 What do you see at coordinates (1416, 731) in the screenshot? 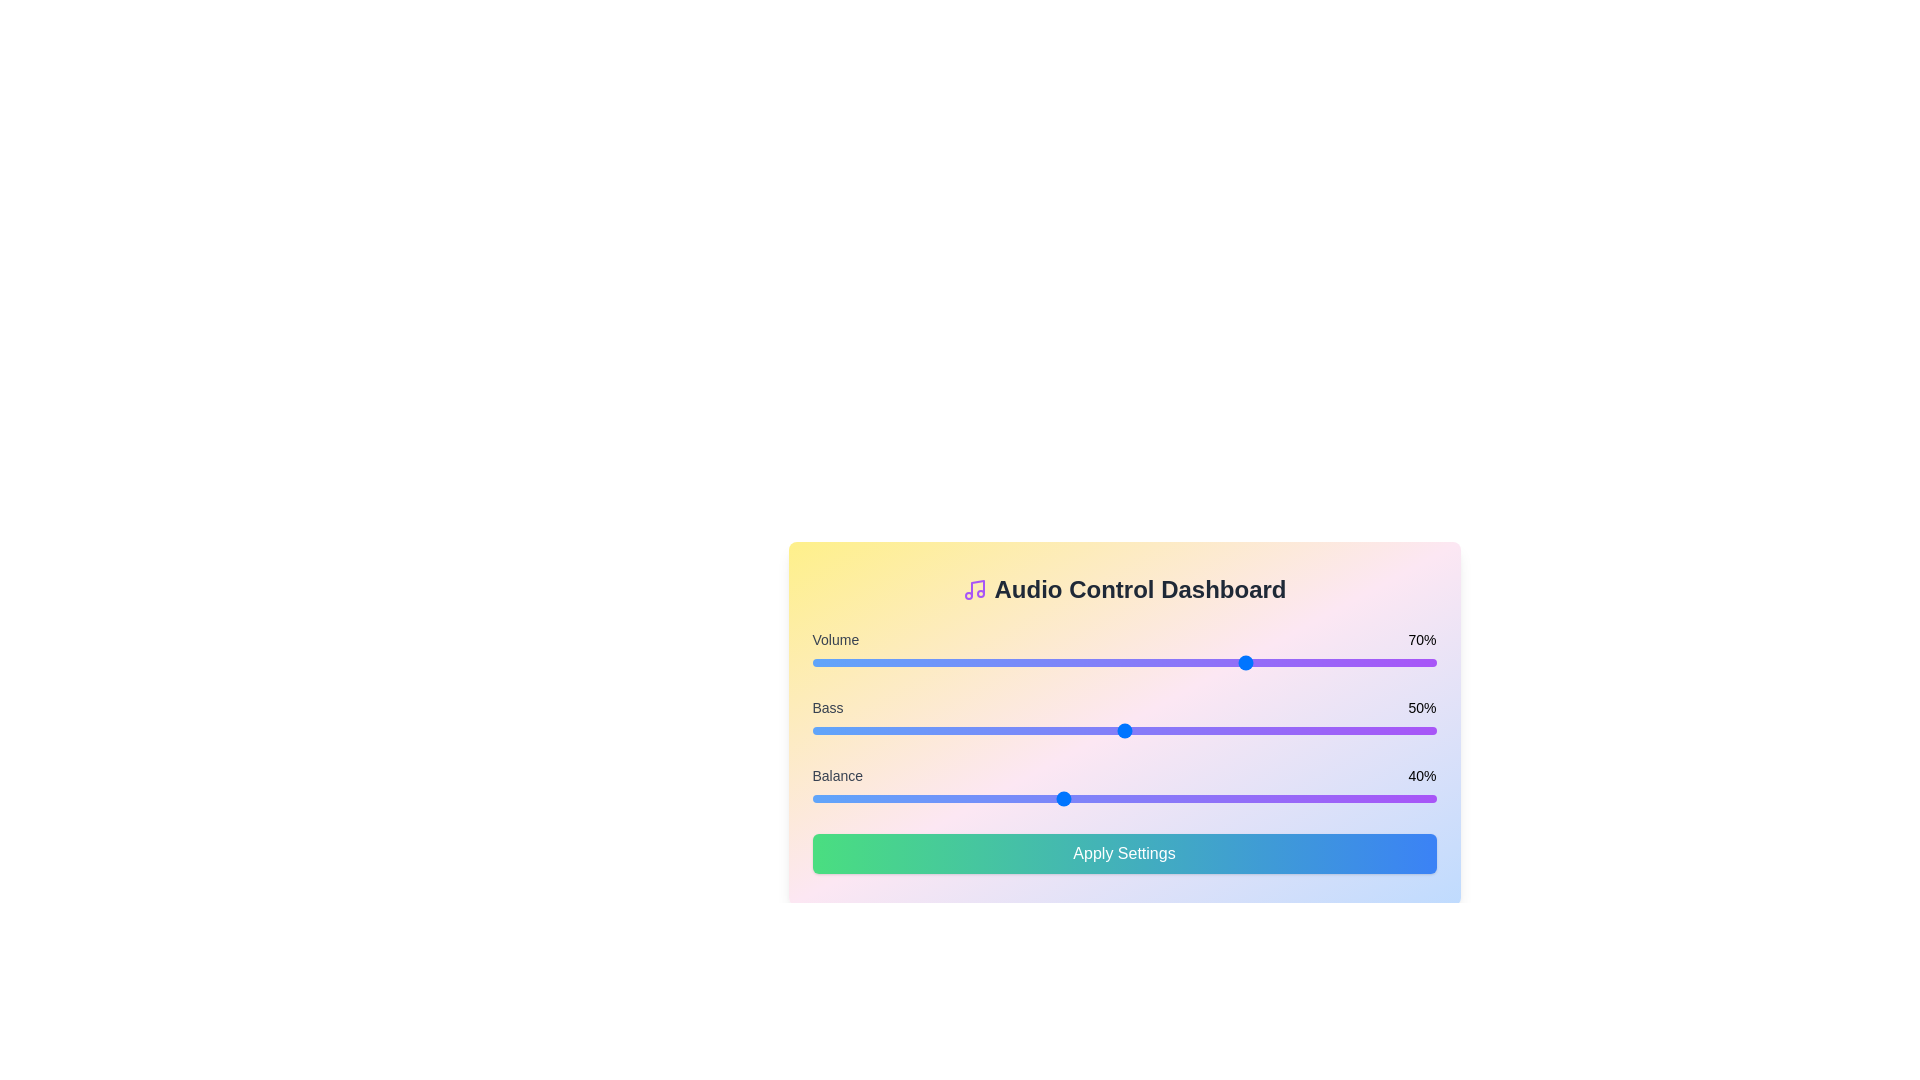
I see `bass` at bounding box center [1416, 731].